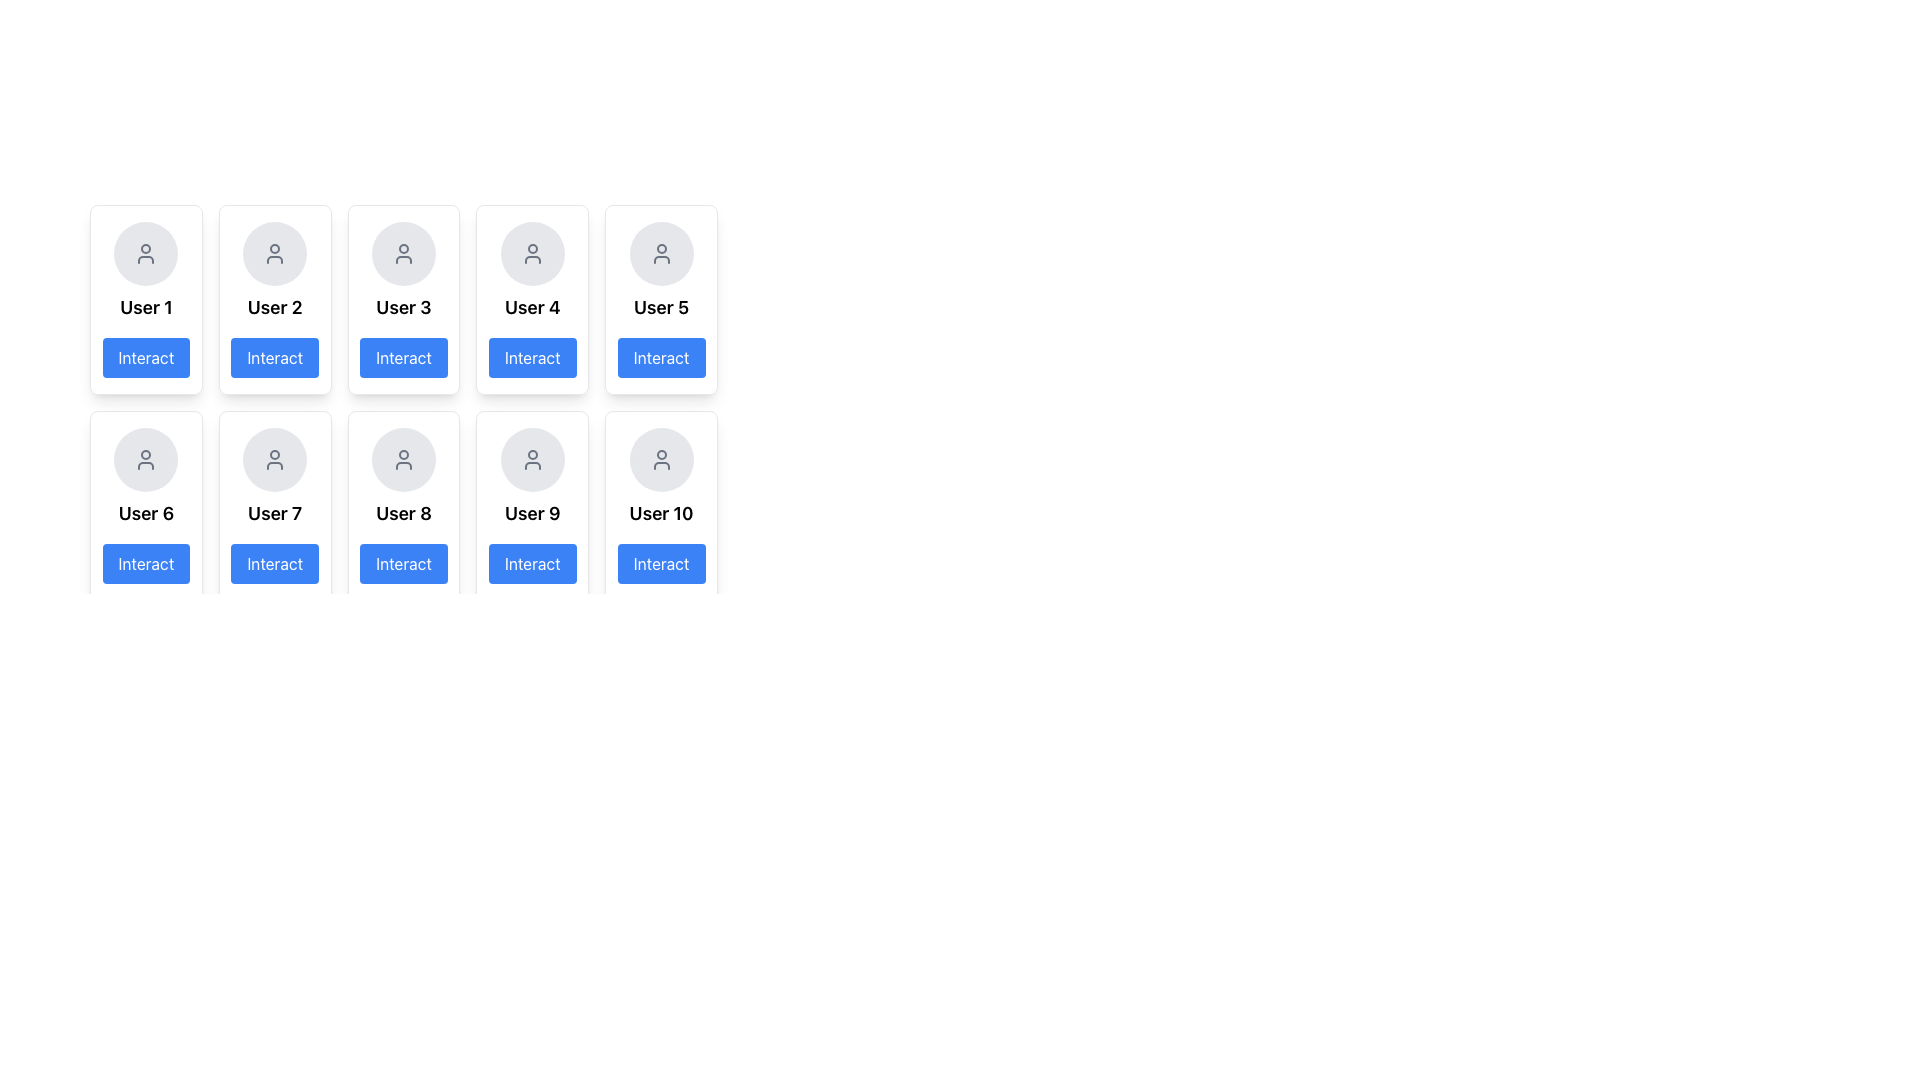  Describe the element at coordinates (145, 459) in the screenshot. I see `the user profile icon, which is a gray outline drawing of a circular head and shoulders, located in the second row of the grid layout, under the 'User 6' label` at that location.